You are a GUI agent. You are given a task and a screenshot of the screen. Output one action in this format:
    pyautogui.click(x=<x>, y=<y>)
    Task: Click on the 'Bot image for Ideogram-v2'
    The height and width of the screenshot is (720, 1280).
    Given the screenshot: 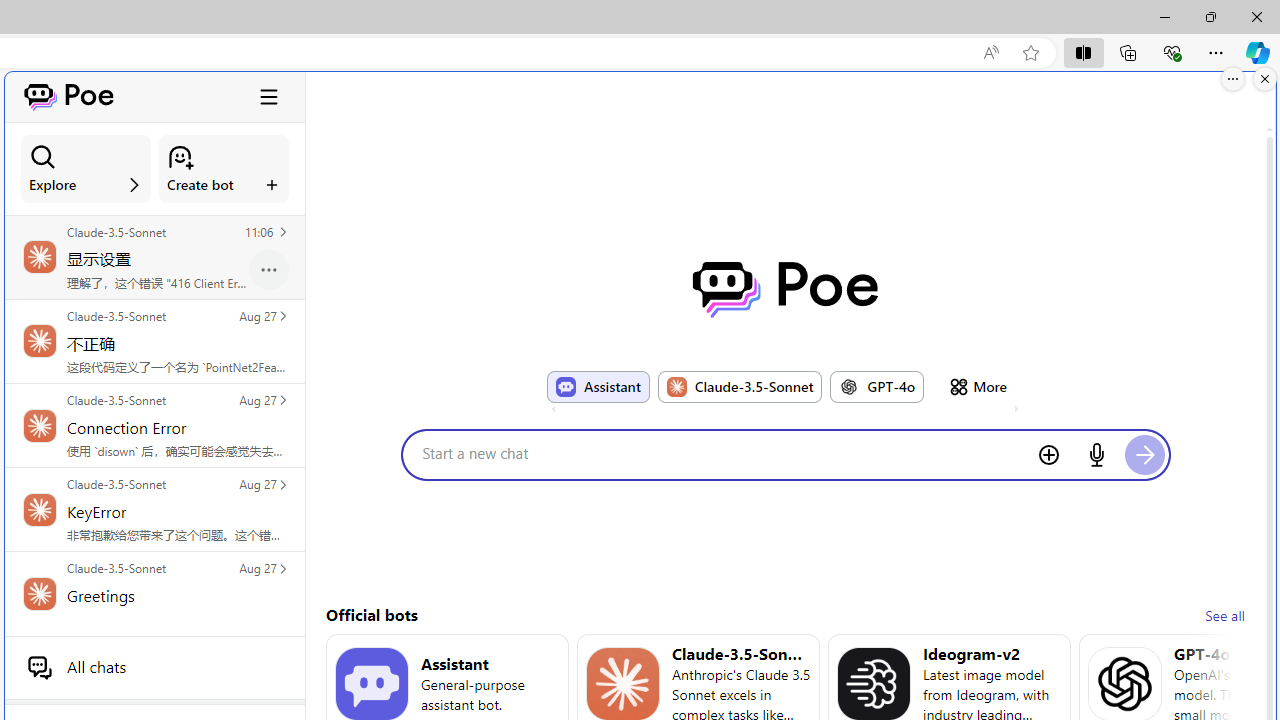 What is the action you would take?
    pyautogui.click(x=874, y=682)
    